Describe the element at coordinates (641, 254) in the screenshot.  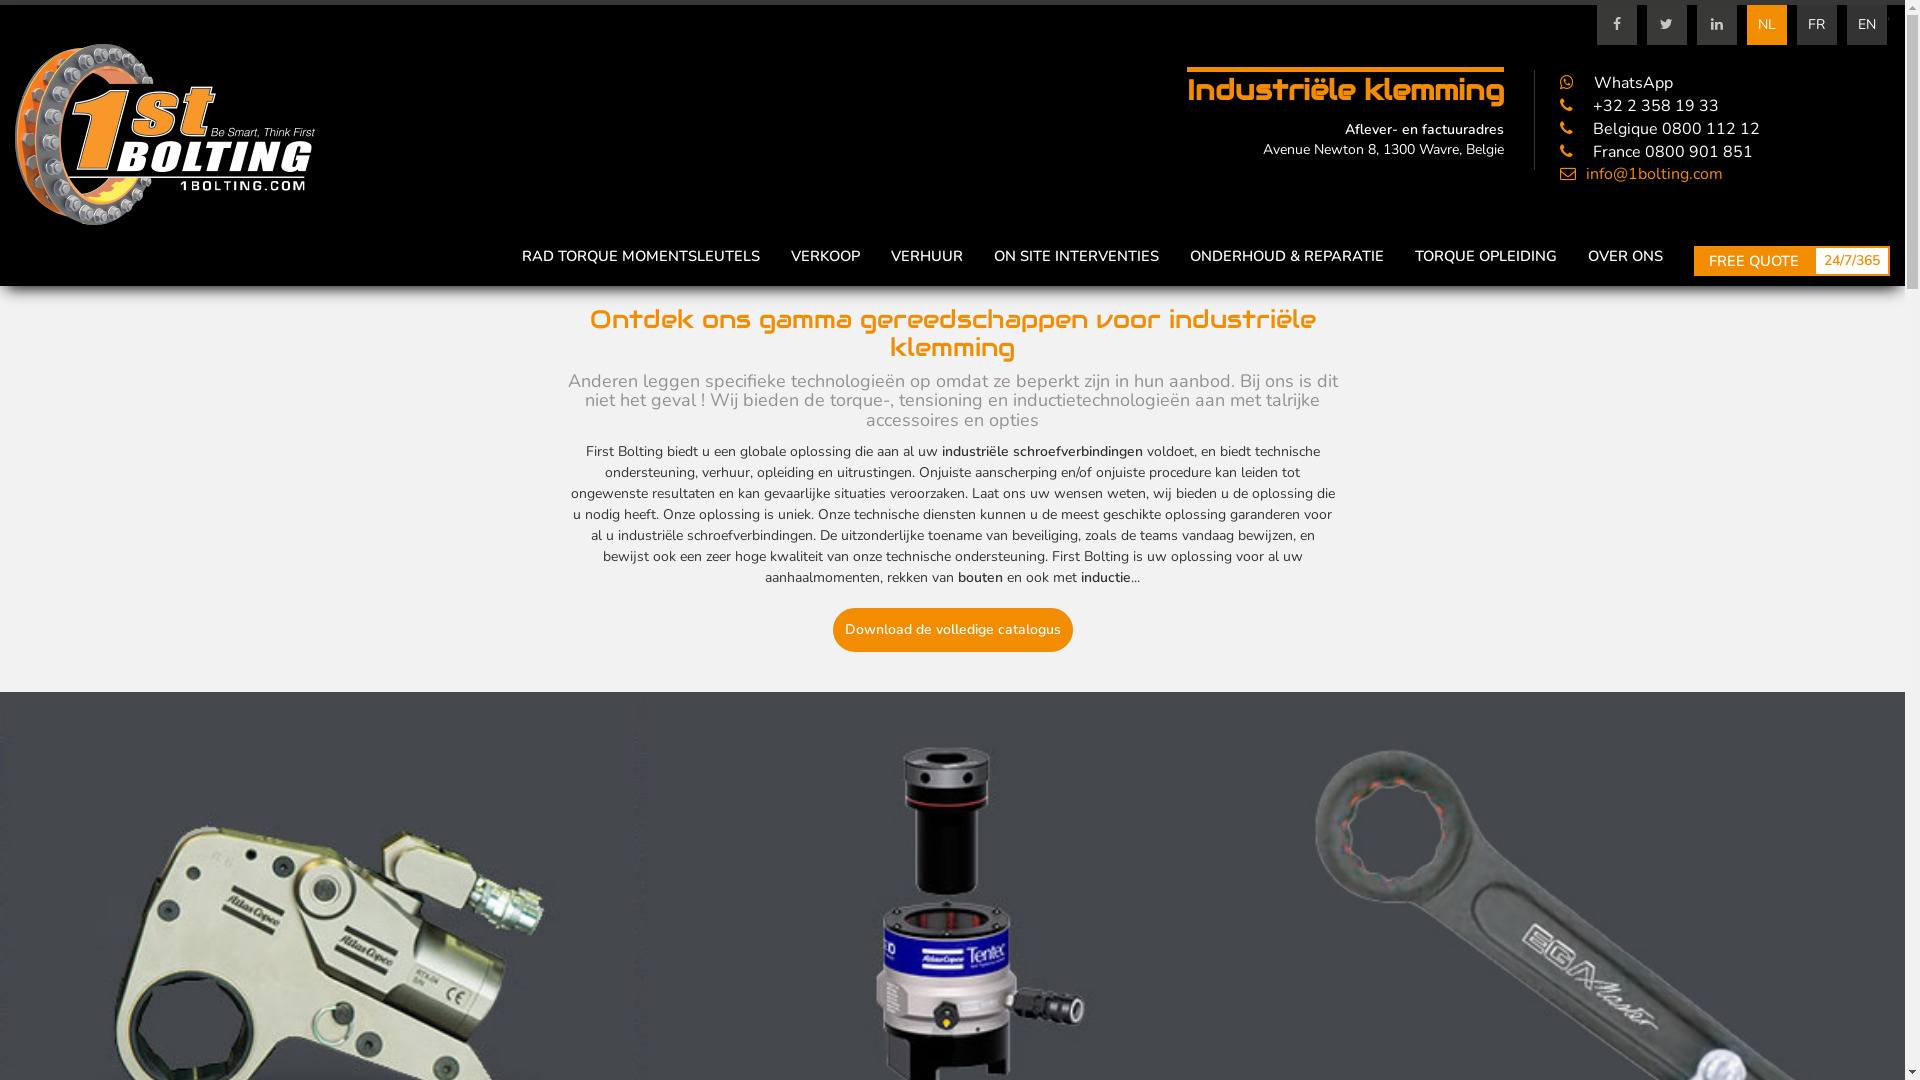
I see `'RAD TORQUE MOMENTSLEUTELS'` at that location.